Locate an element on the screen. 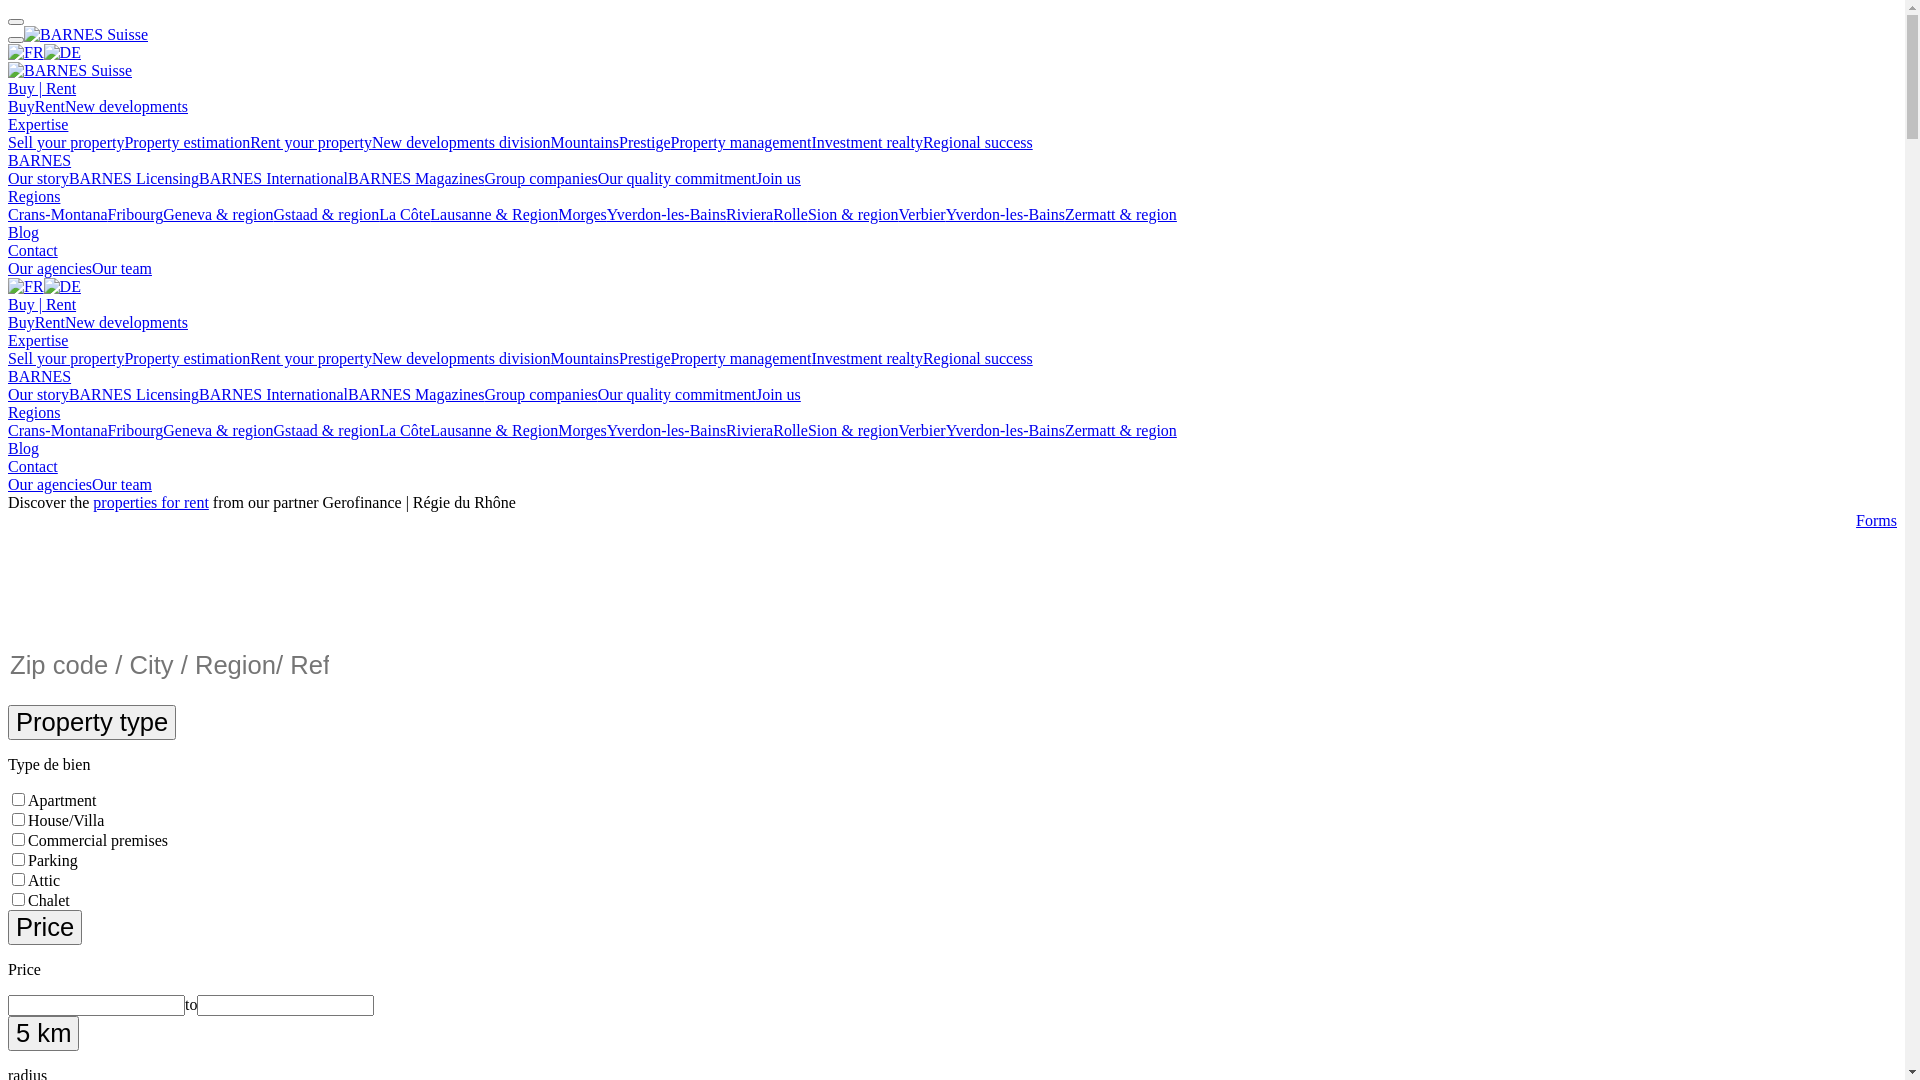  'Yverdon-les-Bains' is located at coordinates (666, 214).